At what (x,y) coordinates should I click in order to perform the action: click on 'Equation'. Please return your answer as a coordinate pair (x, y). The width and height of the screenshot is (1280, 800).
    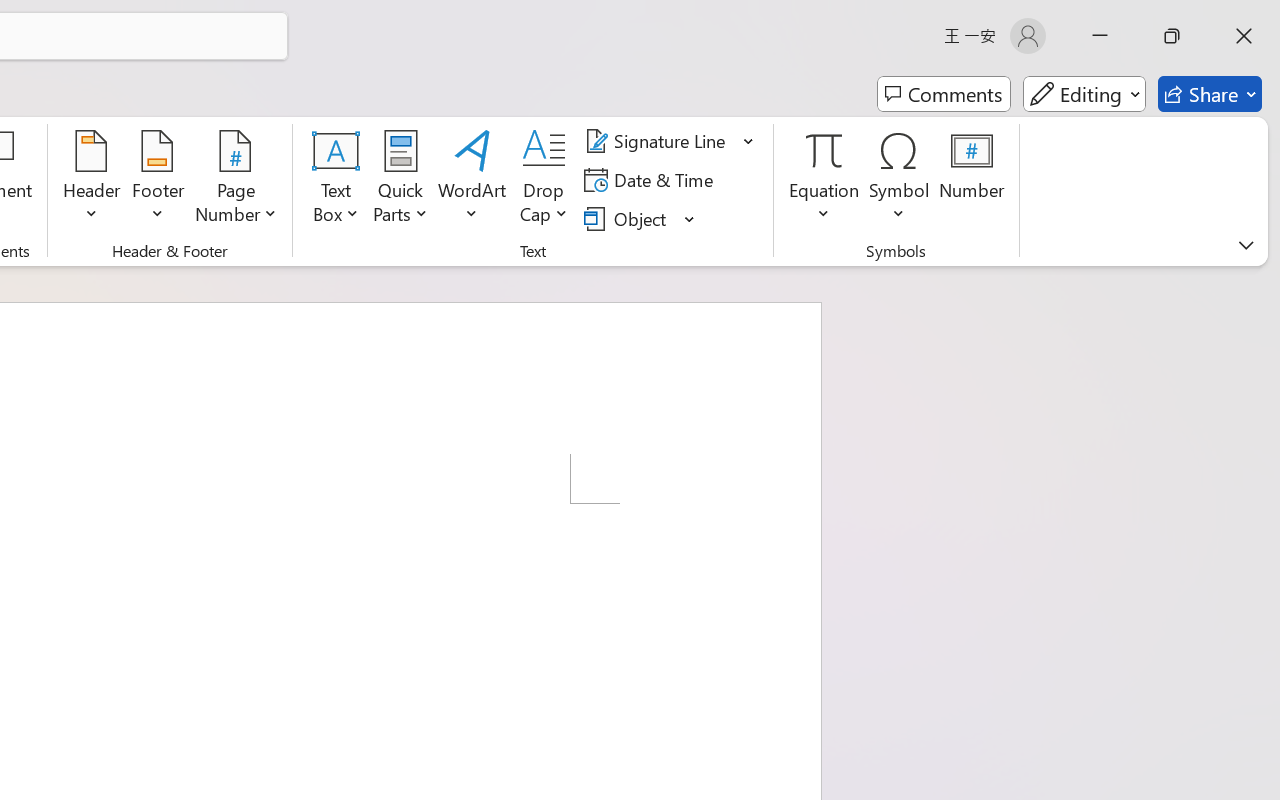
    Looking at the image, I should click on (824, 179).